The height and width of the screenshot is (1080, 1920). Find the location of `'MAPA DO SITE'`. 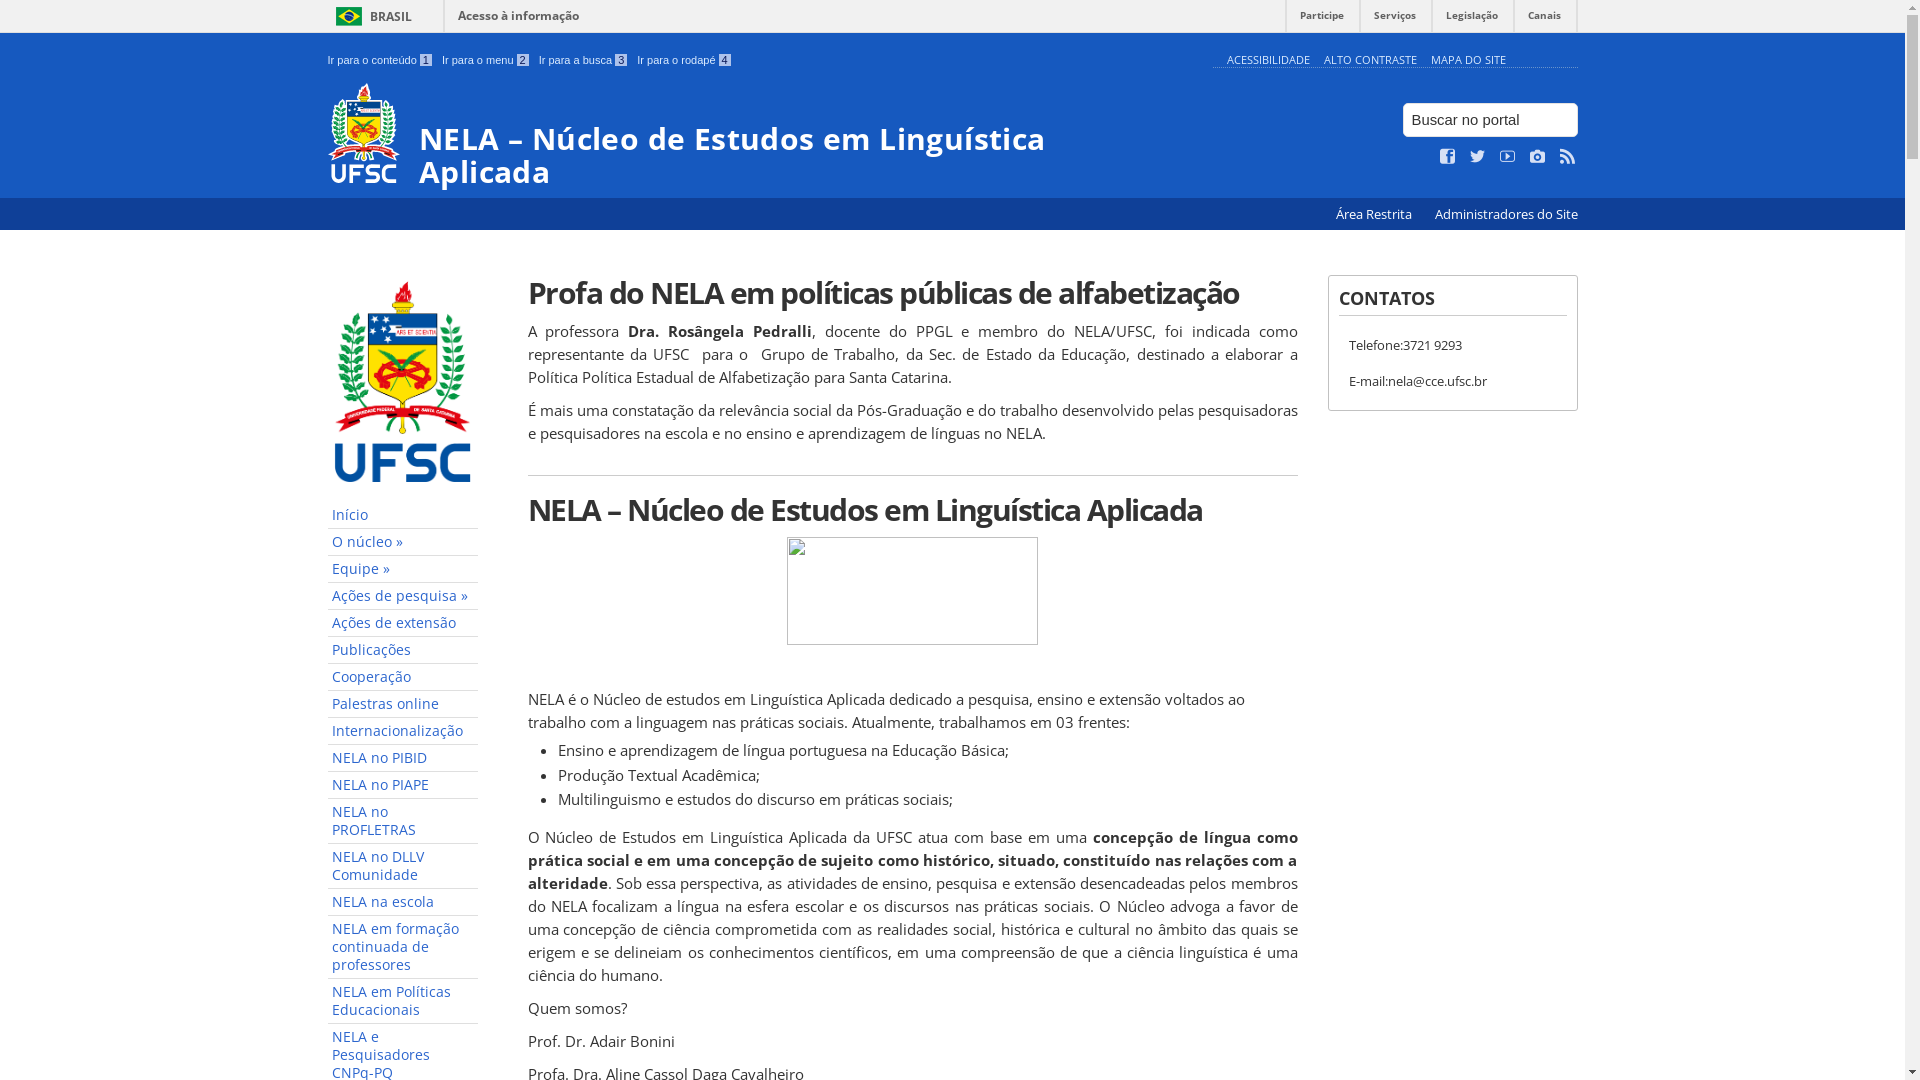

'MAPA DO SITE' is located at coordinates (1467, 58).